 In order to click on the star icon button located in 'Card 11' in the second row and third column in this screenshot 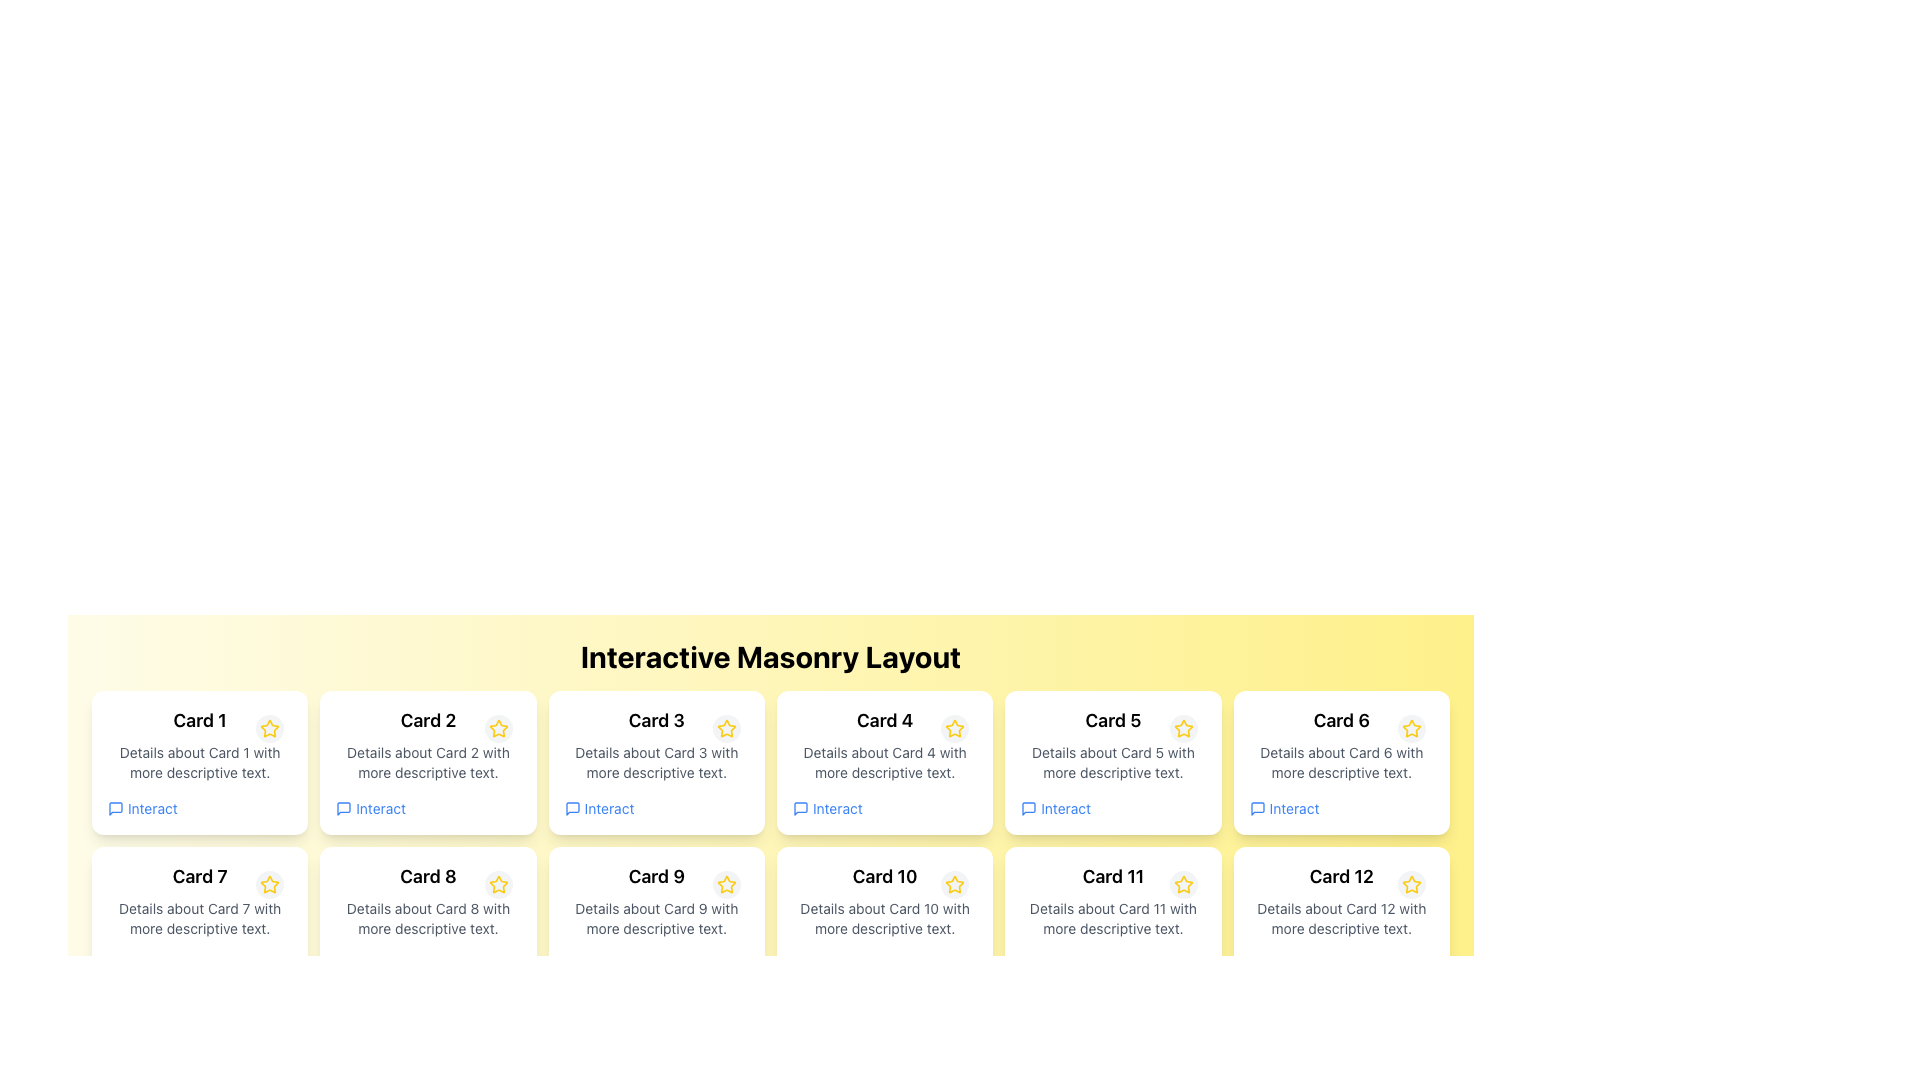, I will do `click(1183, 883)`.